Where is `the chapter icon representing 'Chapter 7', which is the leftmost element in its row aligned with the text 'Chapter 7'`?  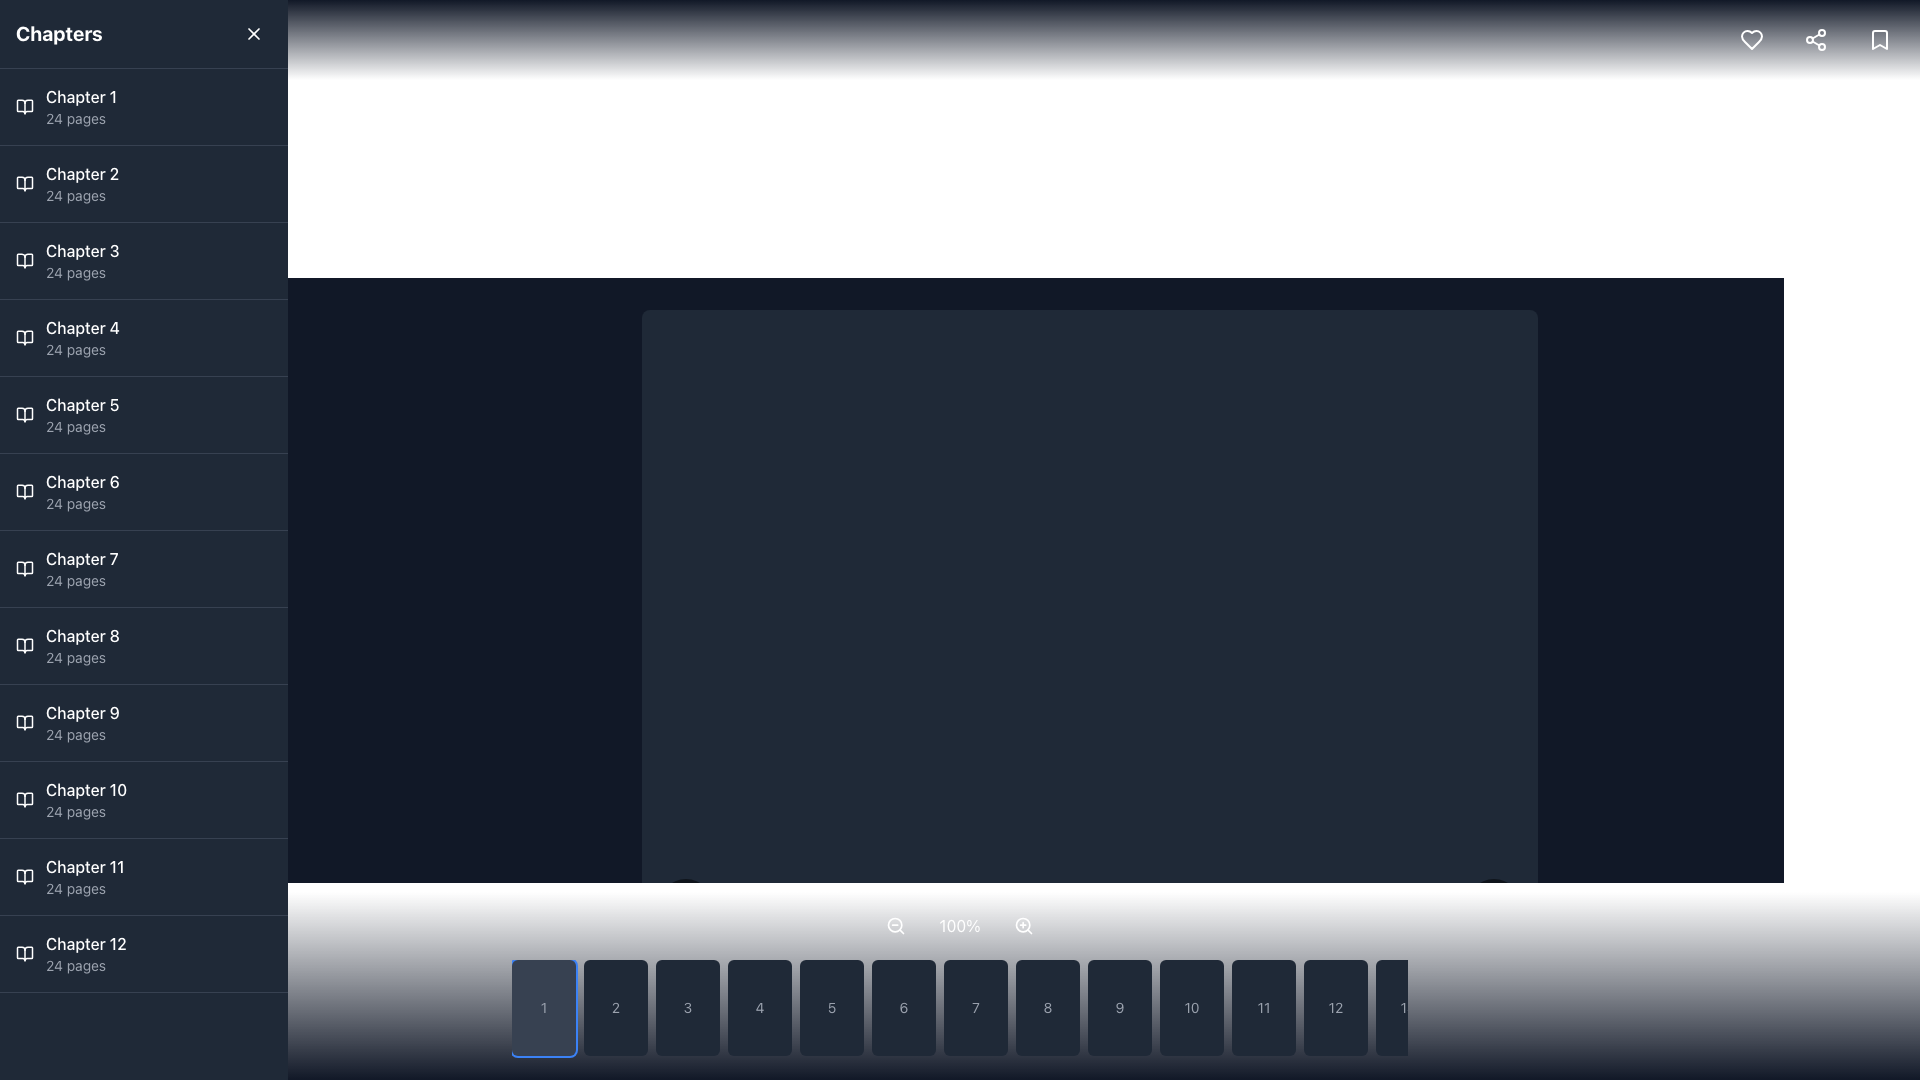 the chapter icon representing 'Chapter 7', which is the leftmost element in its row aligned with the text 'Chapter 7' is located at coordinates (24, 569).